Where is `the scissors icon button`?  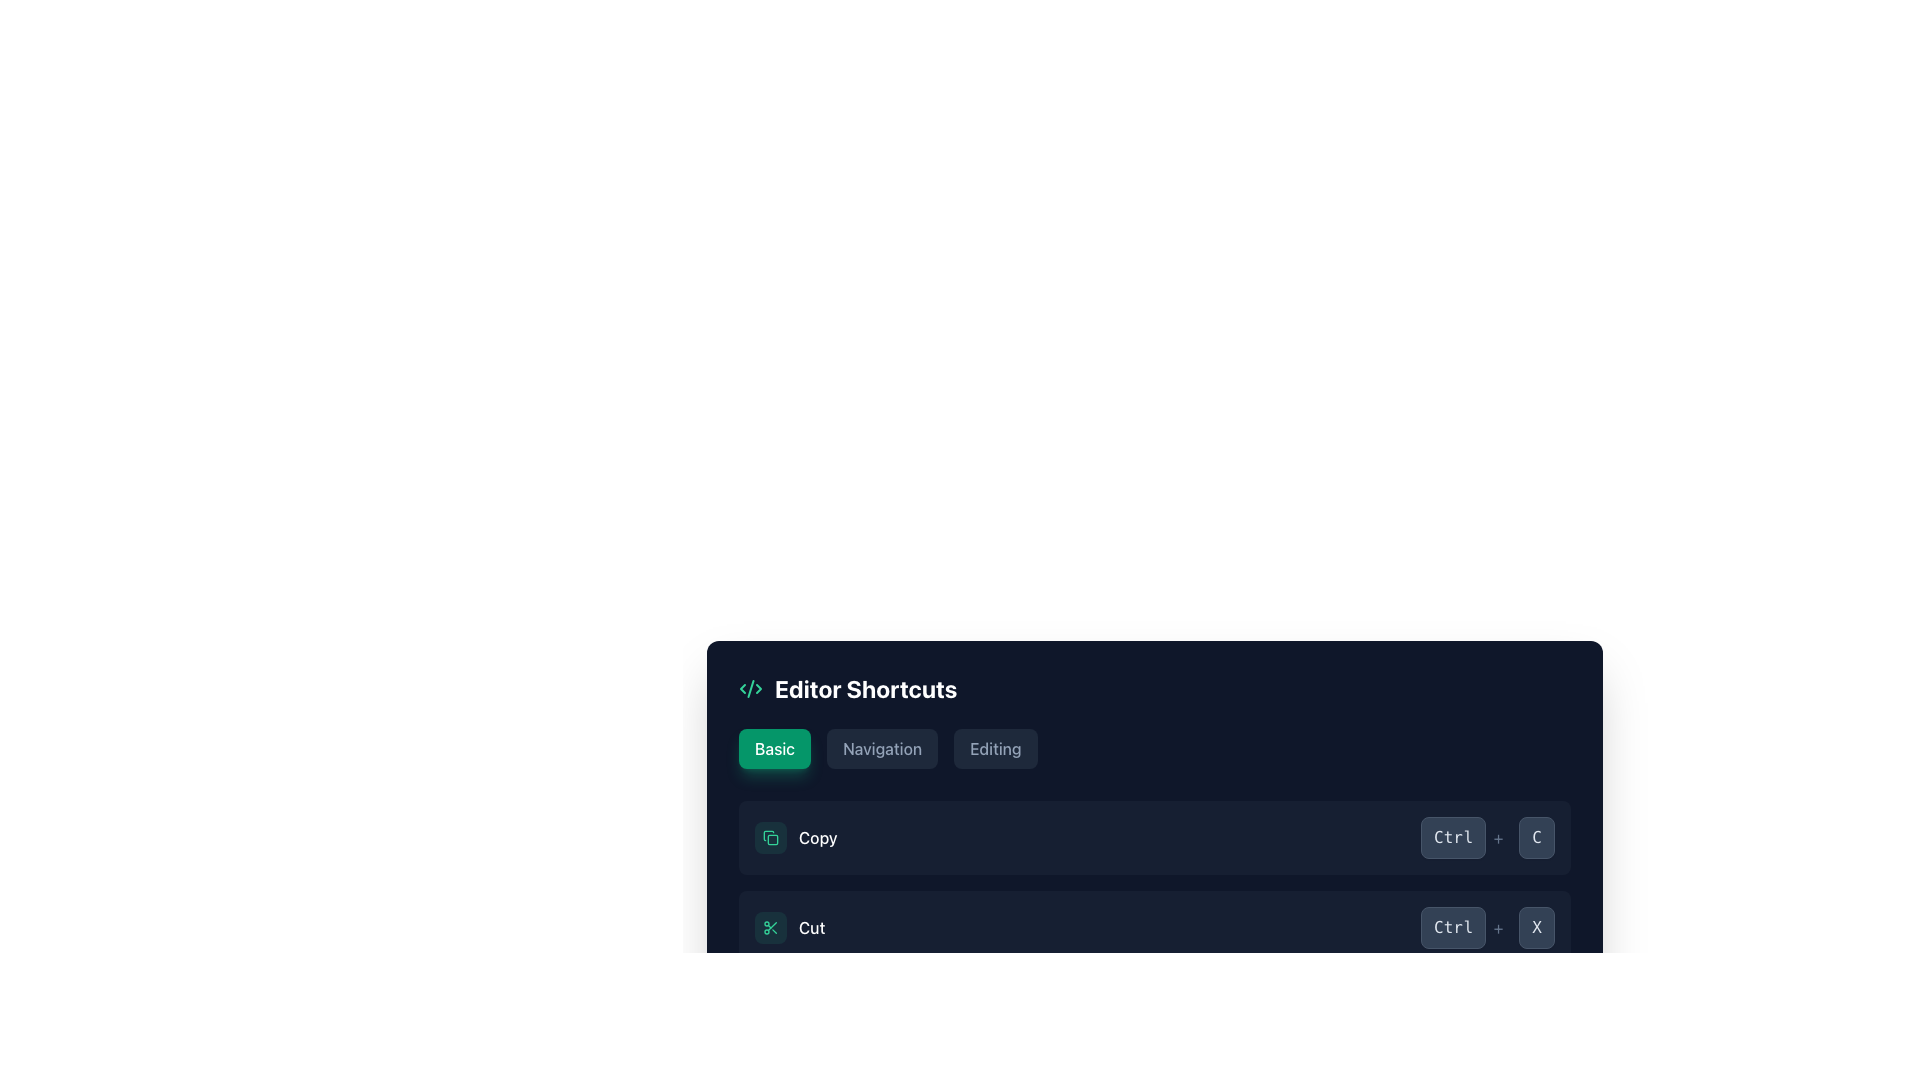 the scissors icon button is located at coordinates (770, 928).